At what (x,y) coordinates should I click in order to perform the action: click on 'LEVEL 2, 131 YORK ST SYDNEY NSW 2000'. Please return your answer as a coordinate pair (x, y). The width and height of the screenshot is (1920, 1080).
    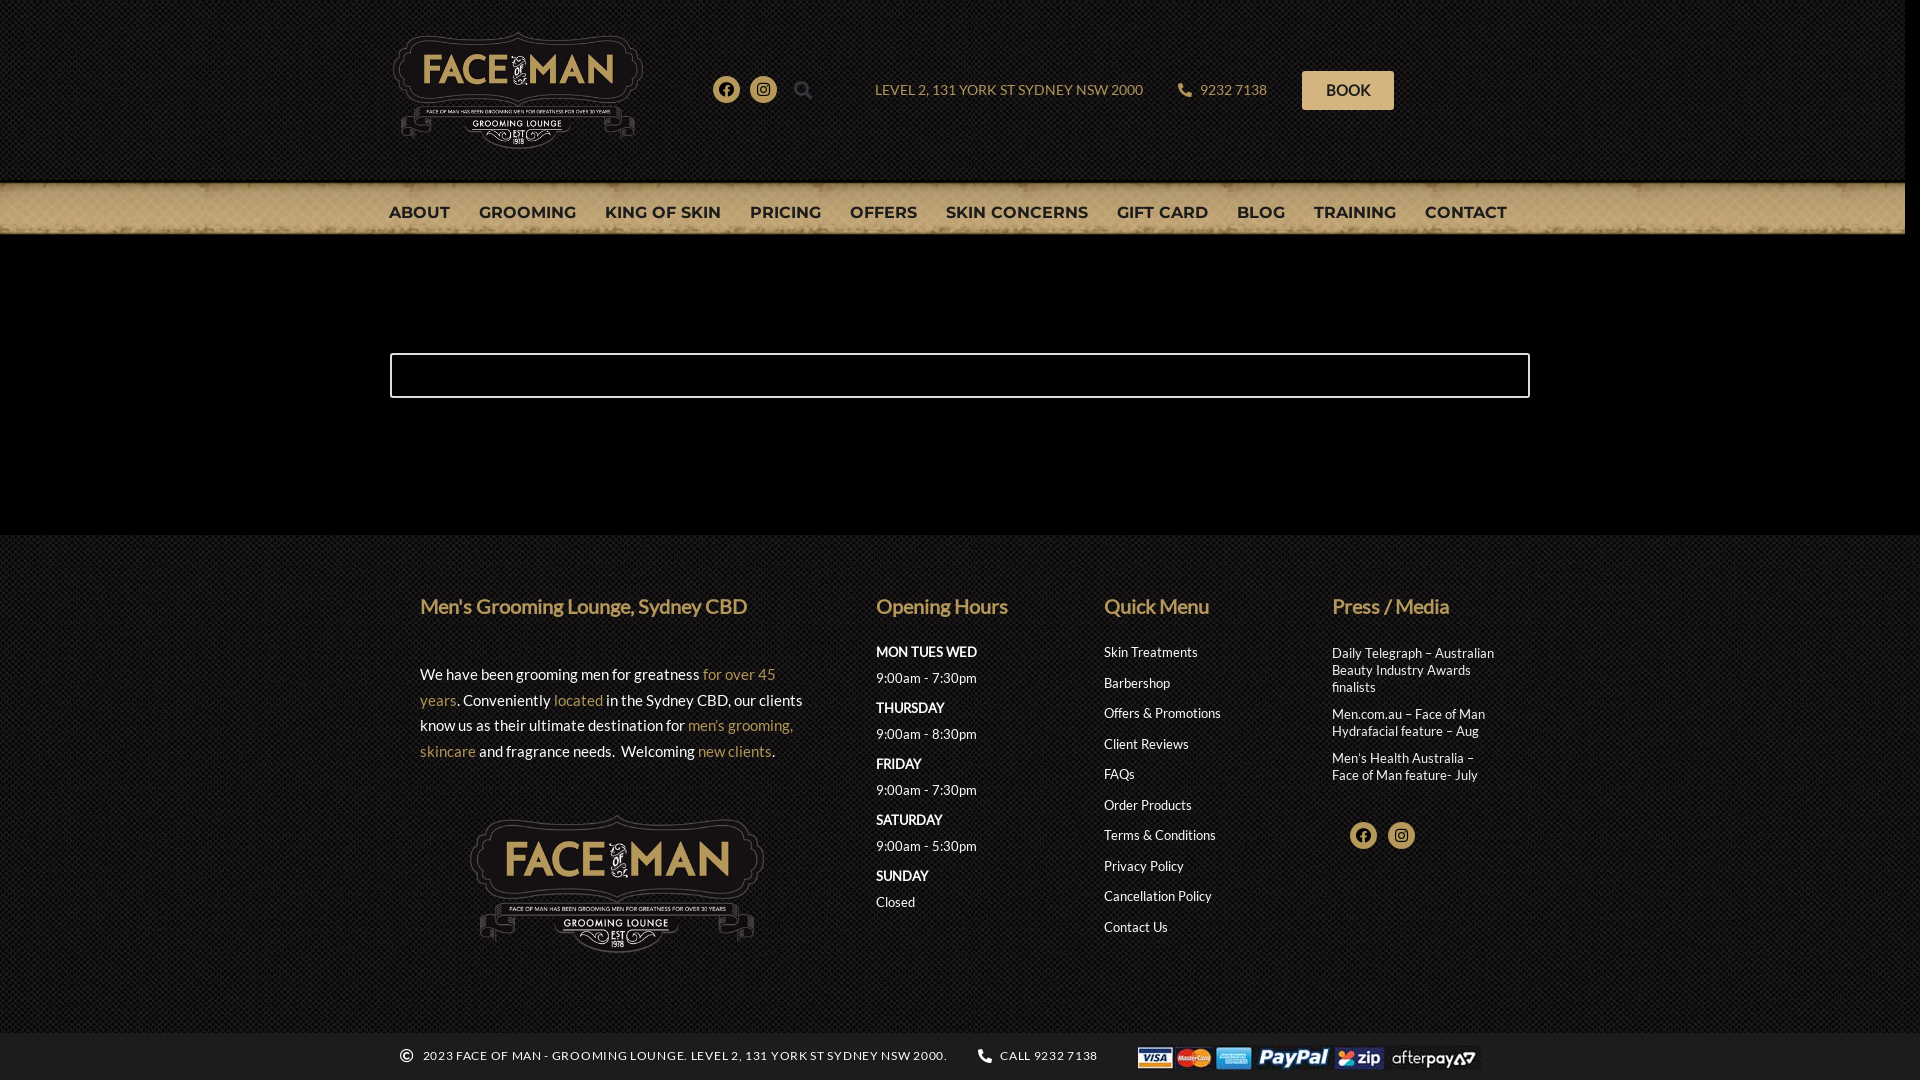
    Looking at the image, I should click on (1008, 88).